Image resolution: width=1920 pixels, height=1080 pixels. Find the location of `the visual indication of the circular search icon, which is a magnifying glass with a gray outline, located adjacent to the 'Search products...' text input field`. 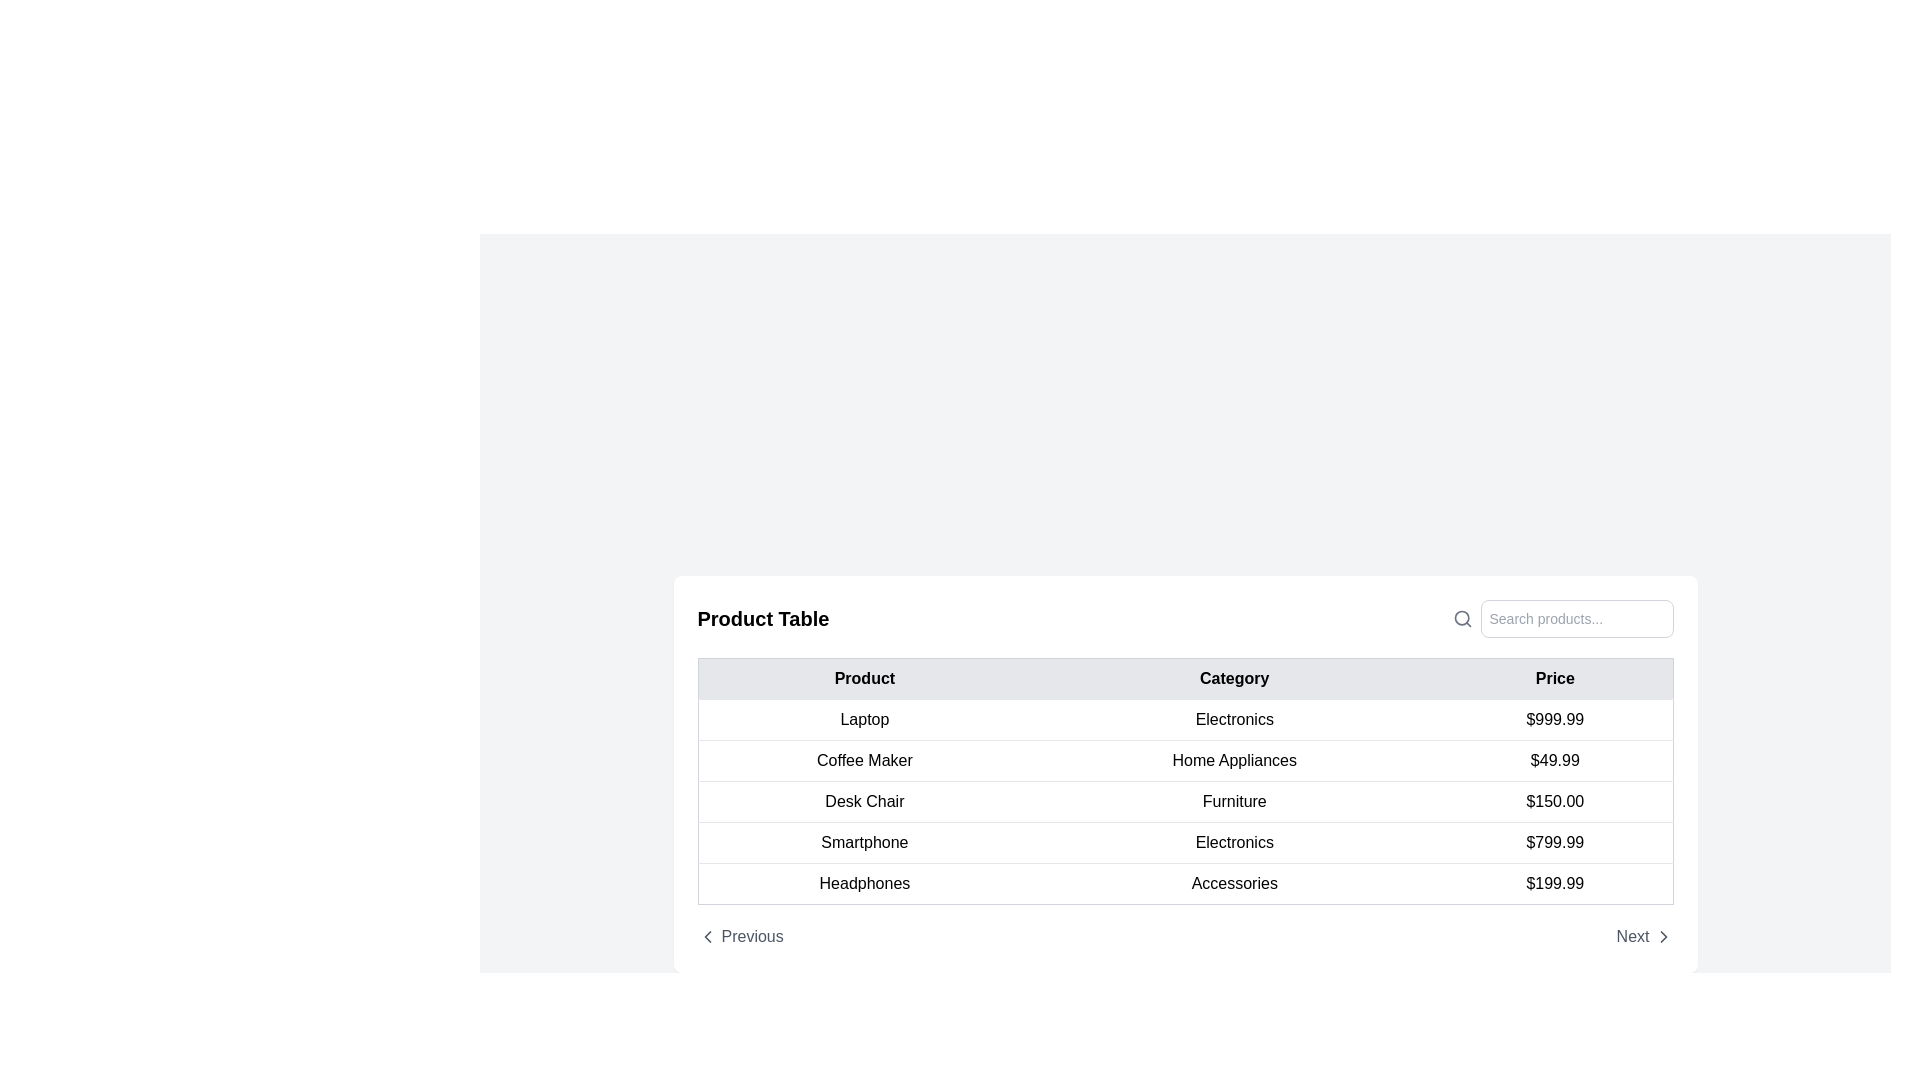

the visual indication of the circular search icon, which is a magnifying glass with a gray outline, located adjacent to the 'Search products...' text input field is located at coordinates (1462, 617).